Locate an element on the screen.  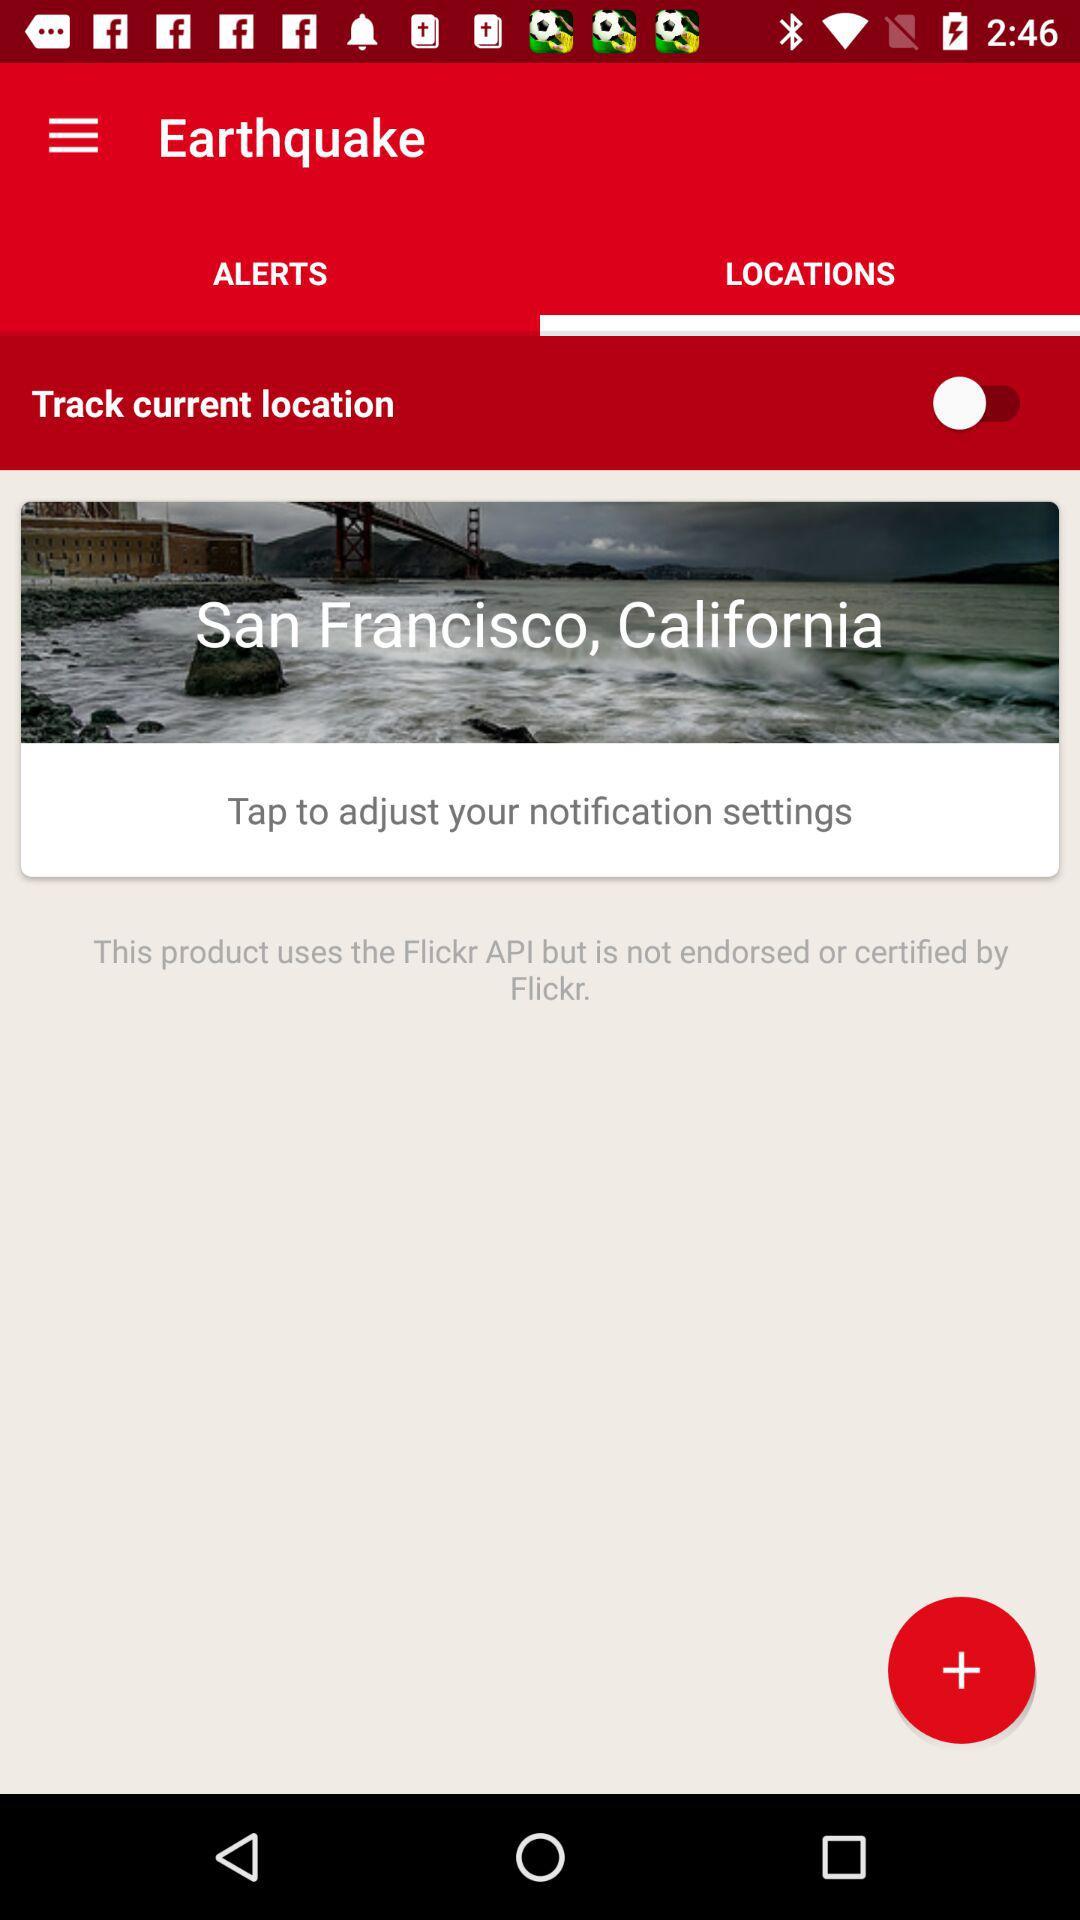
the alerts app is located at coordinates (270, 272).